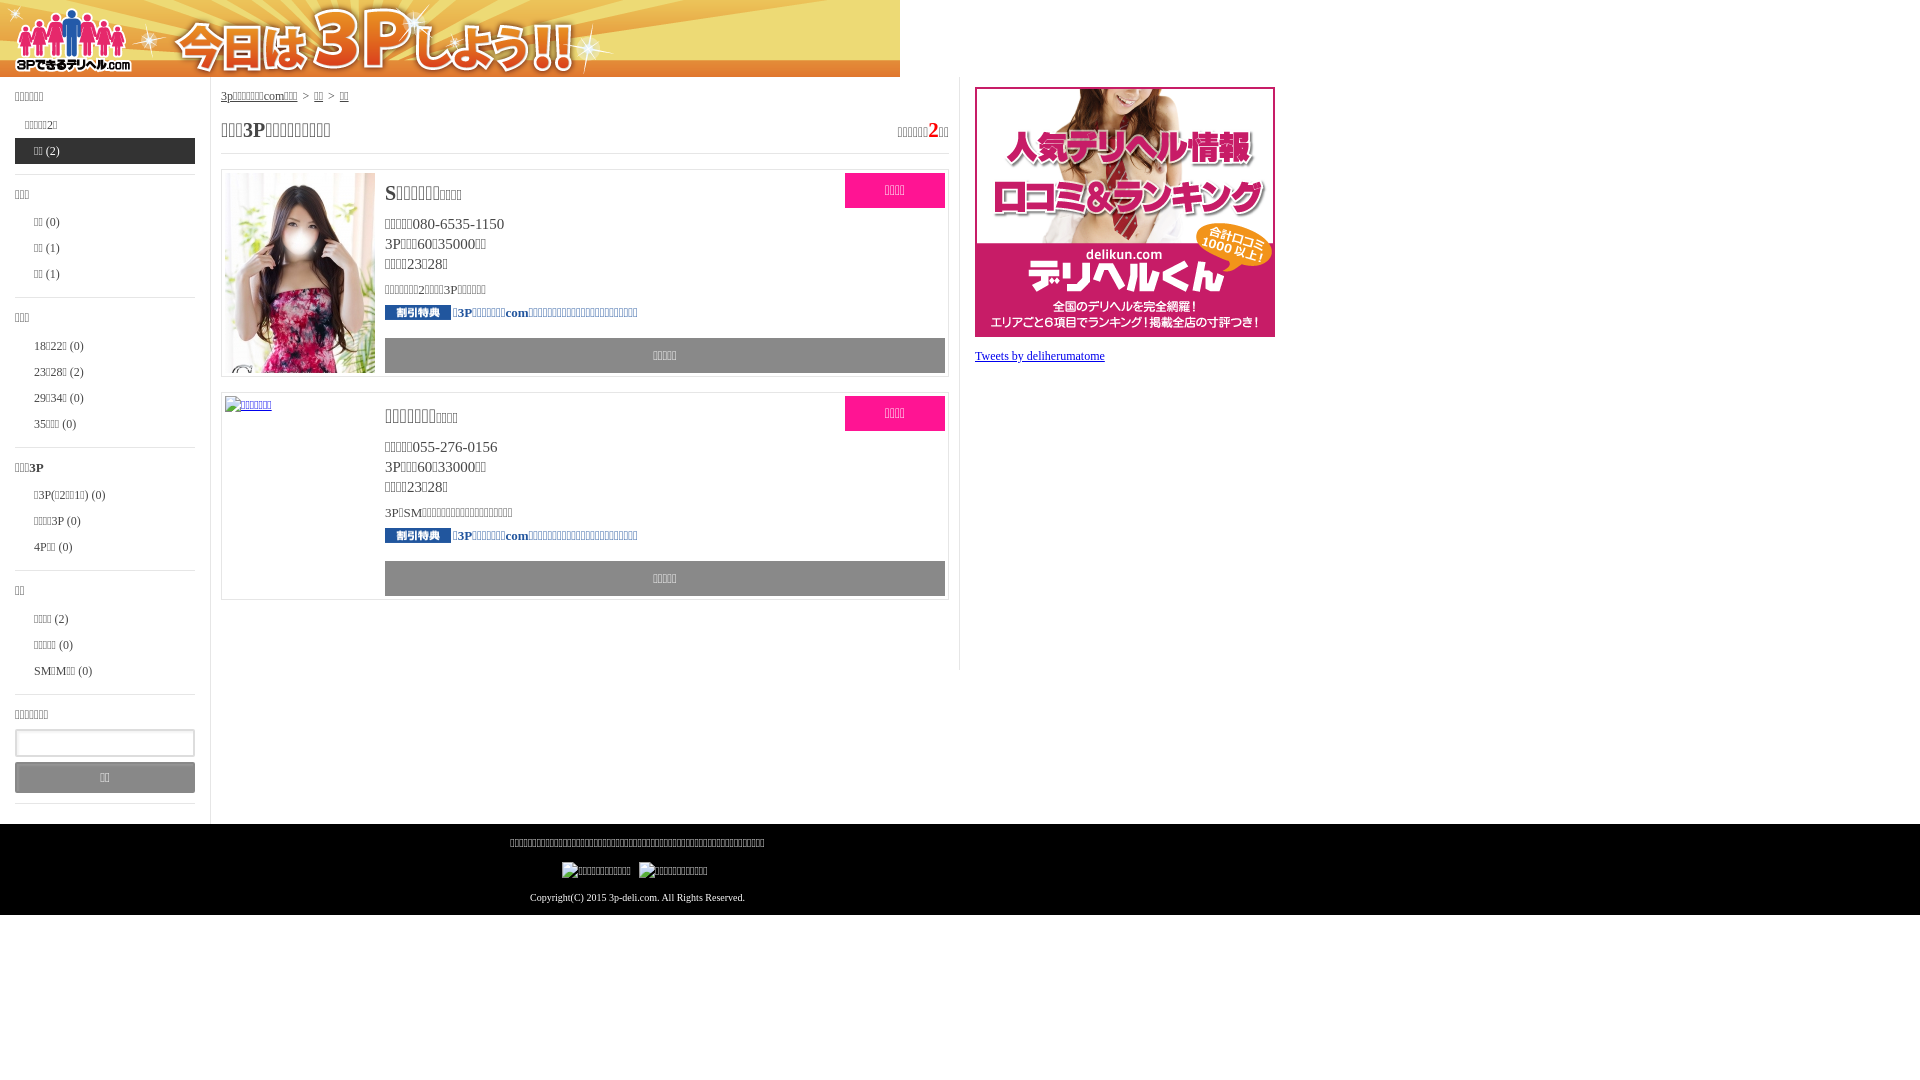 This screenshot has height=1080, width=1920. What do you see at coordinates (1040, 354) in the screenshot?
I see `'Tweets by deliherumatome'` at bounding box center [1040, 354].